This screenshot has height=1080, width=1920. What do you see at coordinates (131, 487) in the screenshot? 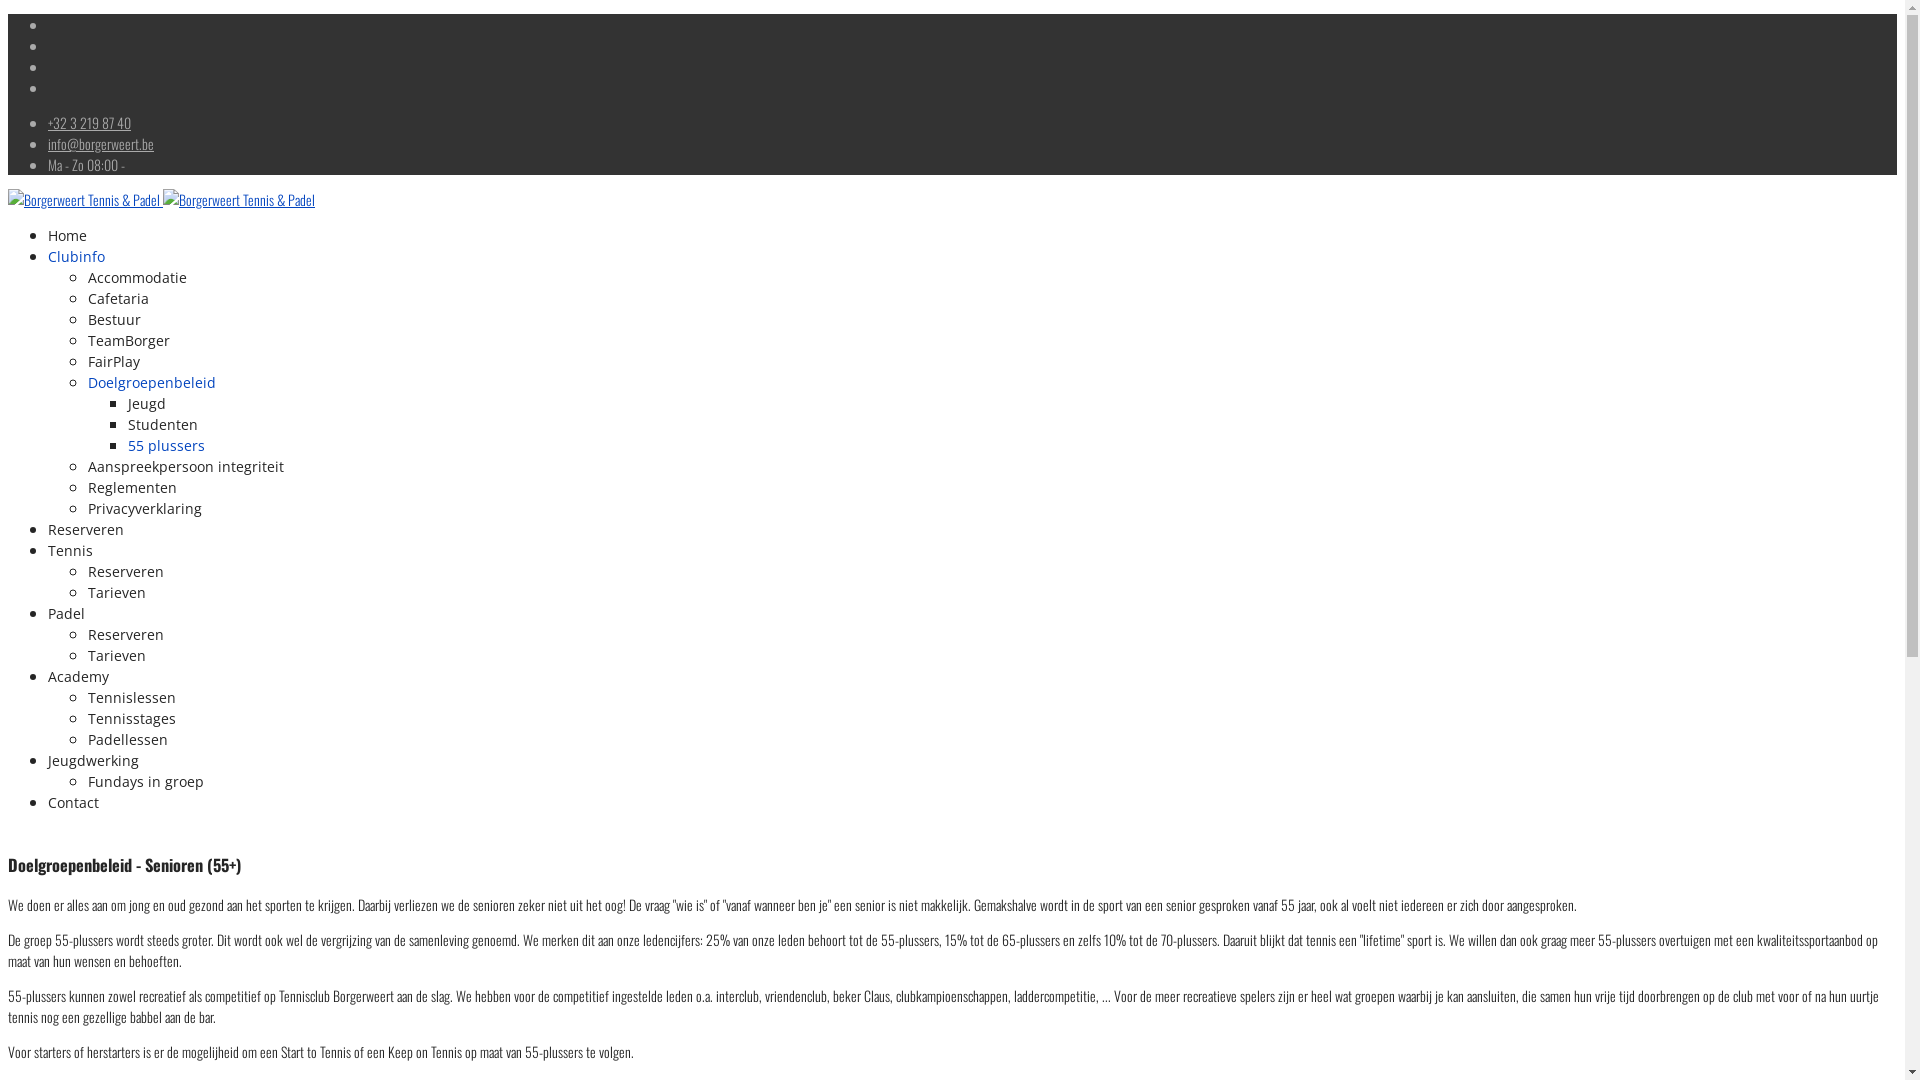
I see `'Reglementen'` at bounding box center [131, 487].